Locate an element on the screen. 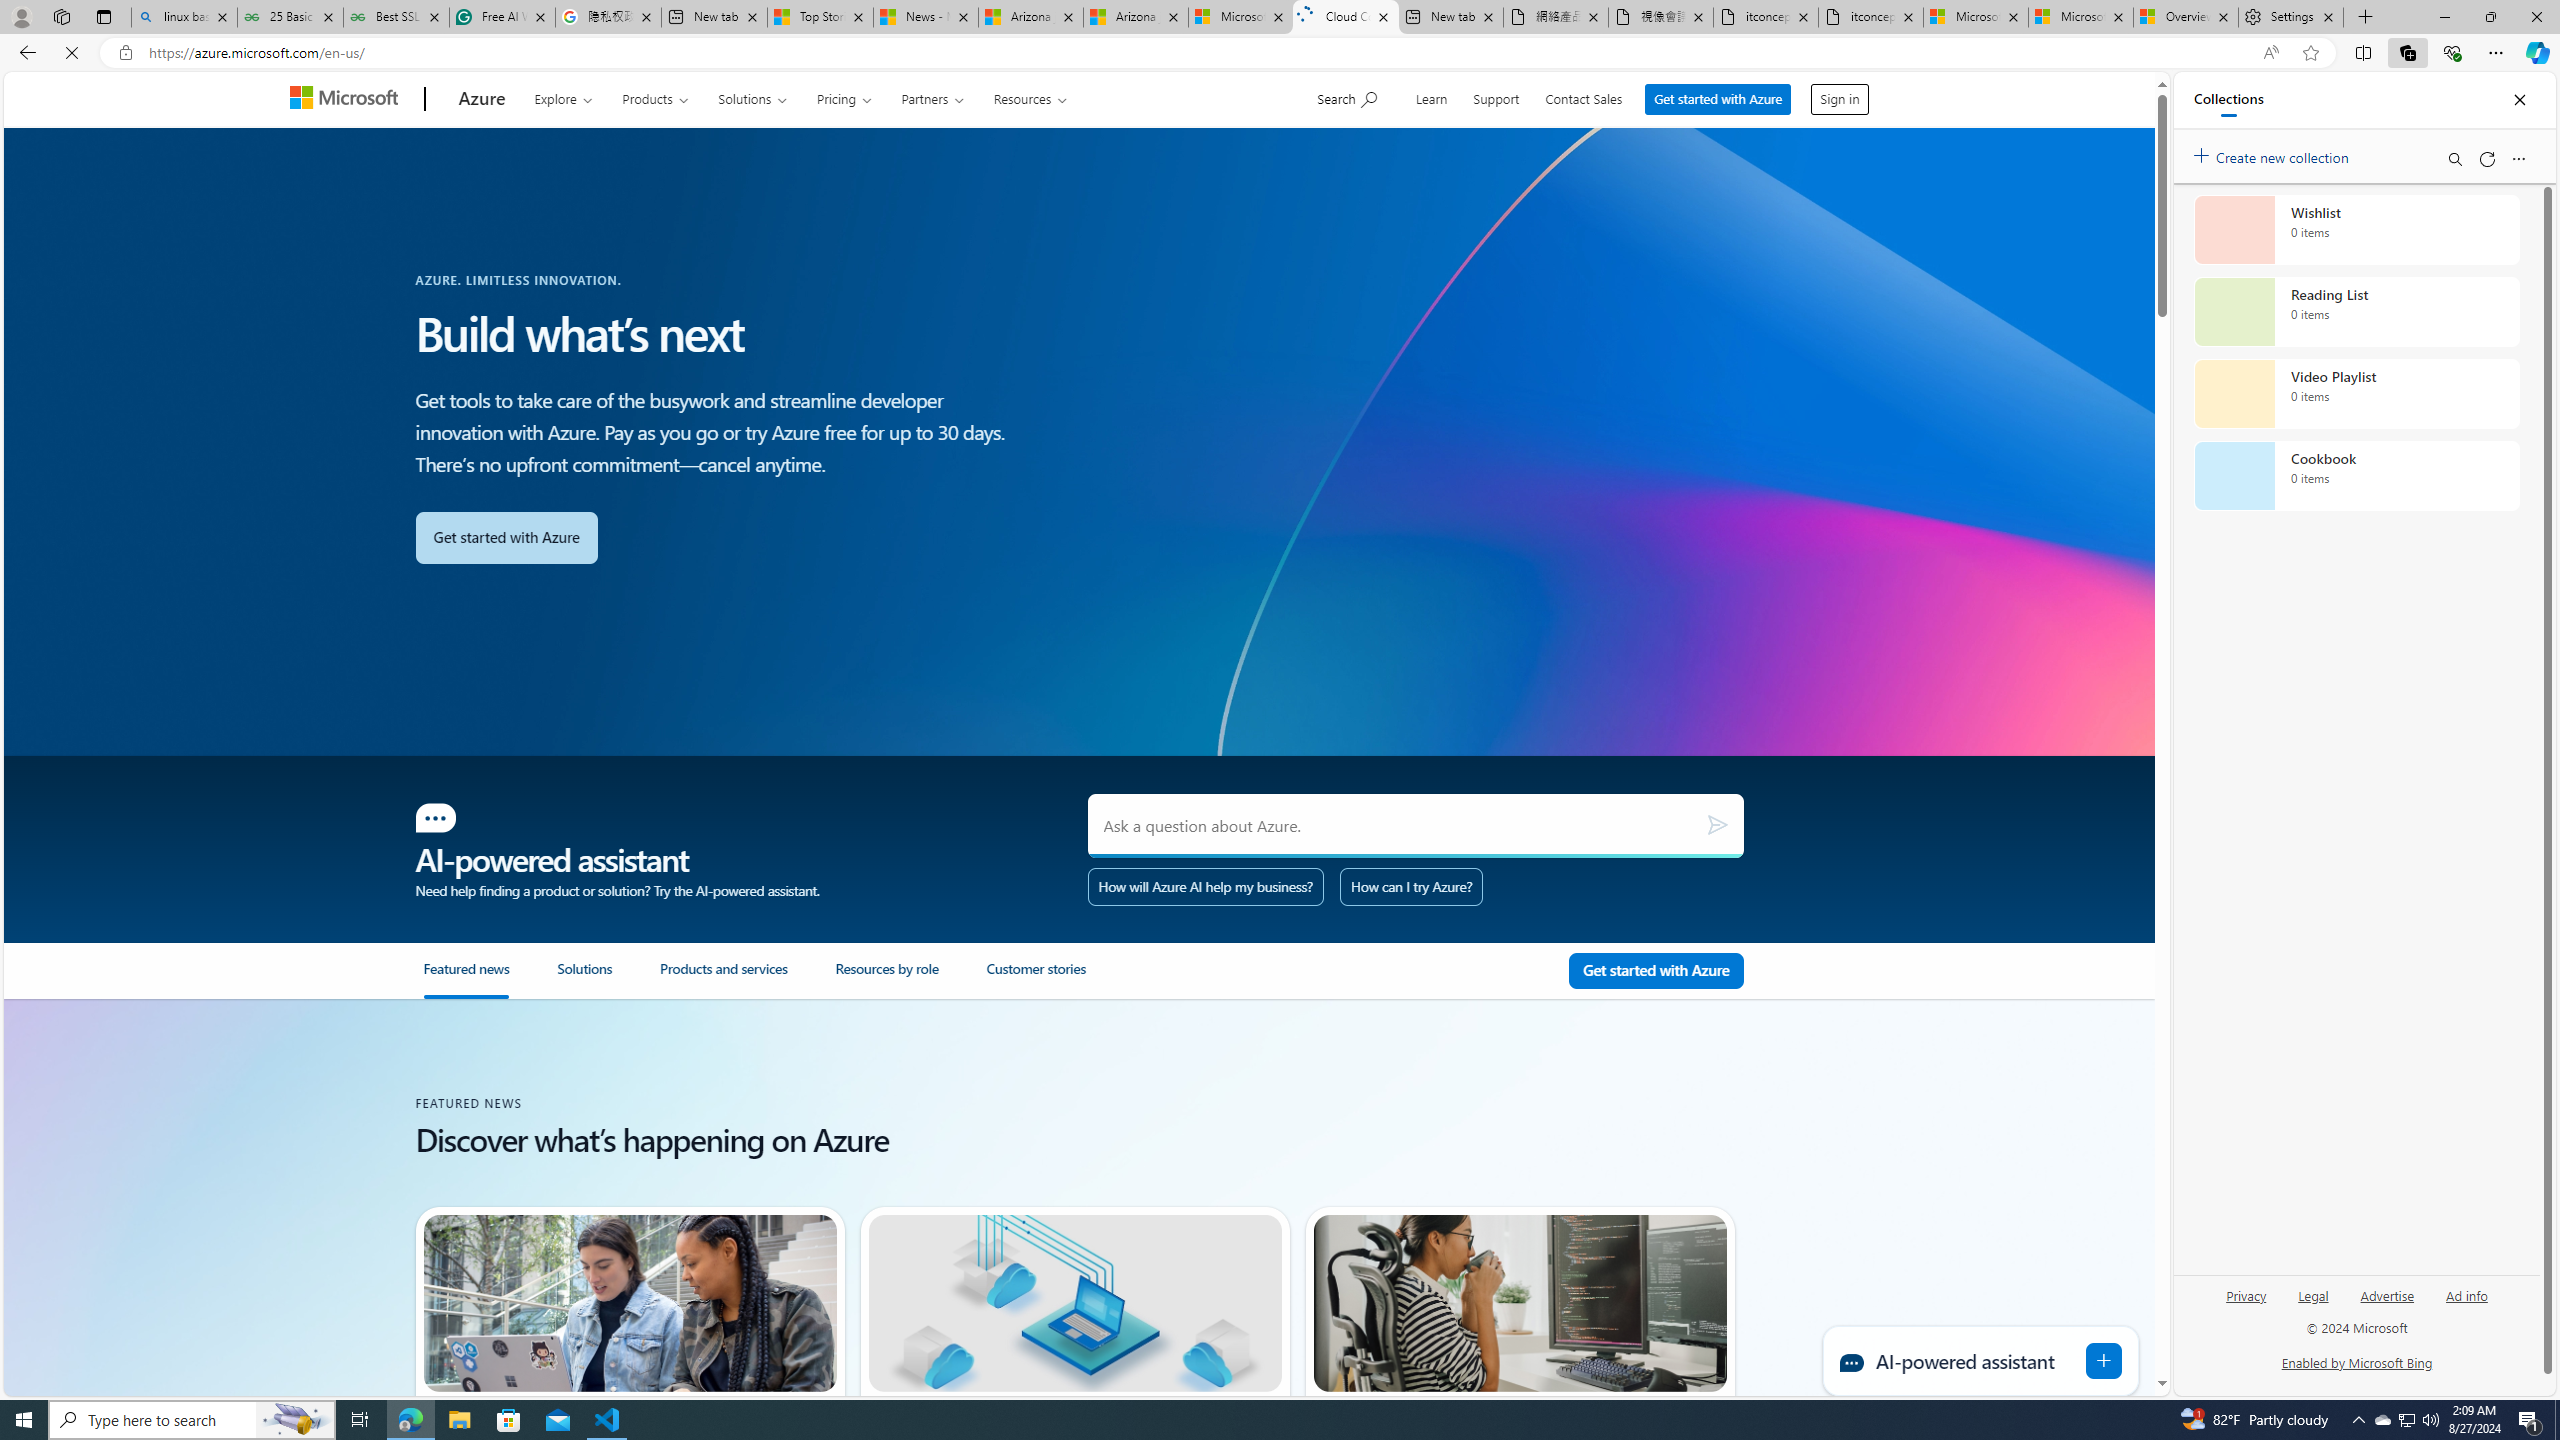 This screenshot has width=2560, height=1440. 'Ask a question about Azure.' is located at coordinates (1414, 824).